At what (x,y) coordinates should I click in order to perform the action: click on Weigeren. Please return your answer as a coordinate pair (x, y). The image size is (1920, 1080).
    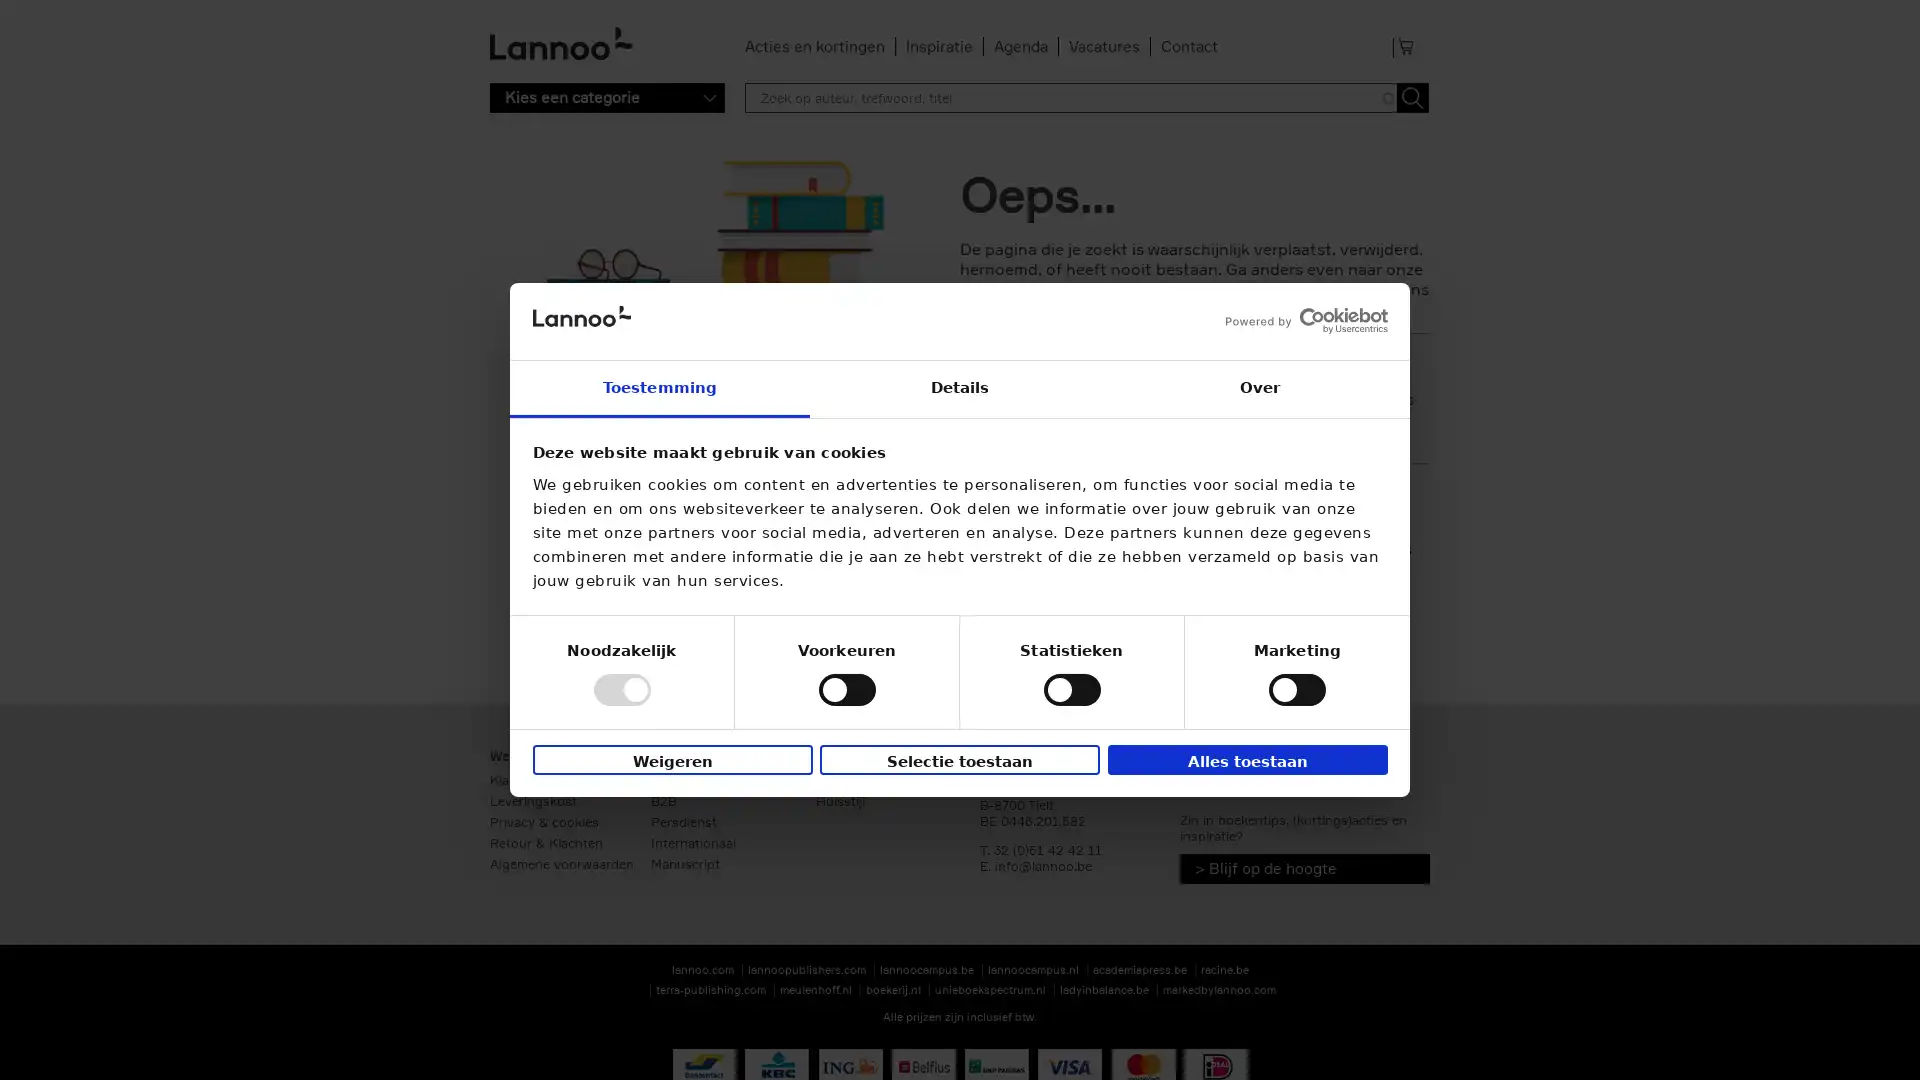
    Looking at the image, I should click on (672, 759).